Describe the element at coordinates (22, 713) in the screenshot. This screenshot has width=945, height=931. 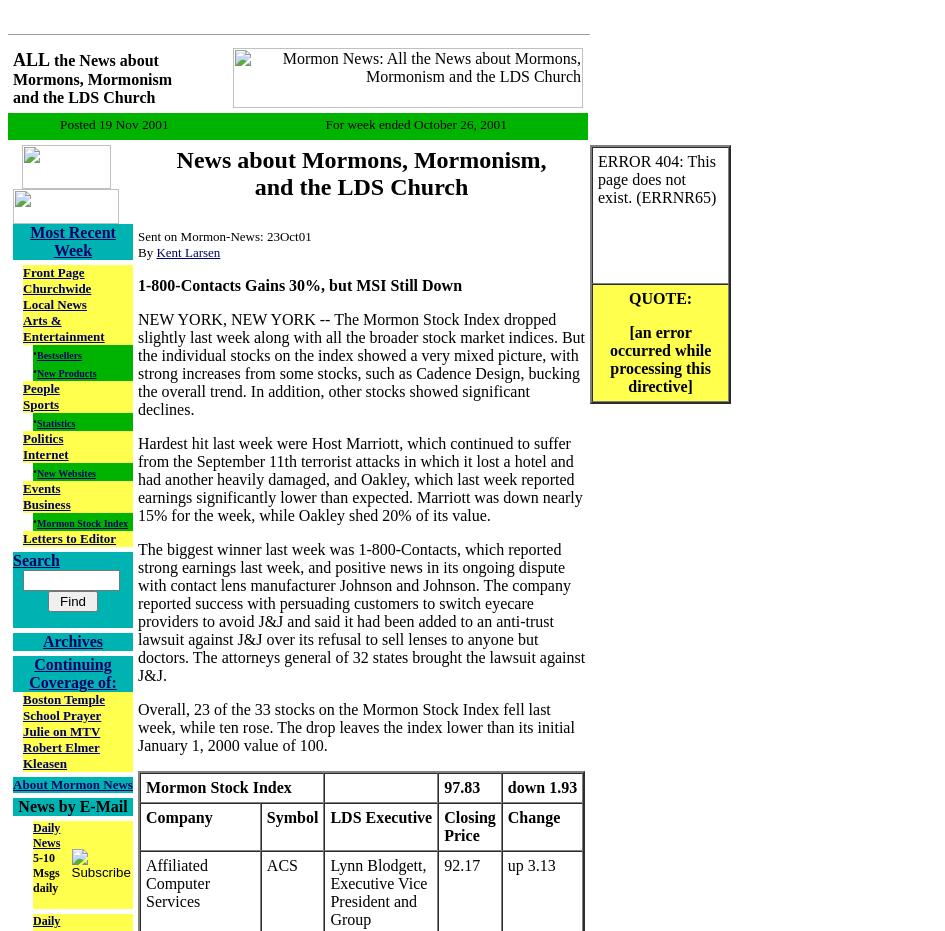
I see `'School Prayer'` at that location.